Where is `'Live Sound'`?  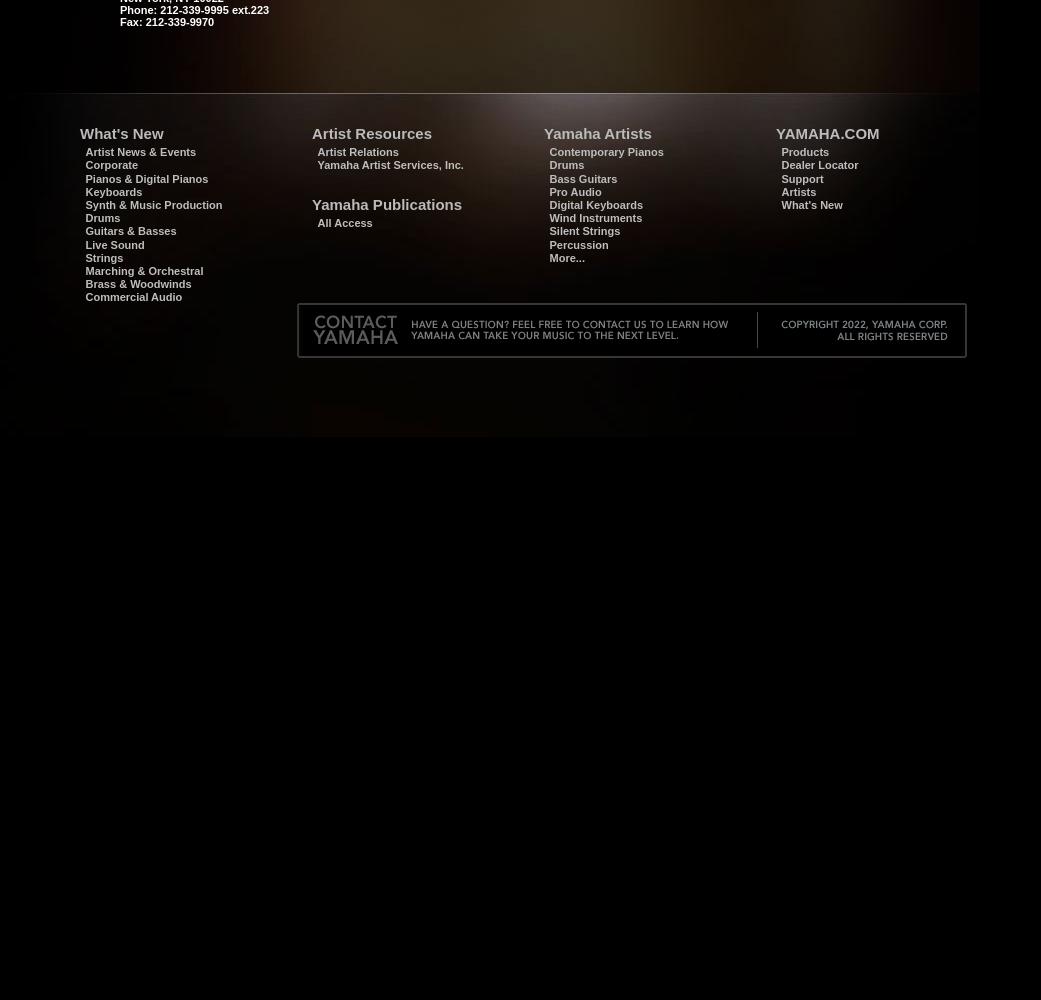 'Live Sound' is located at coordinates (84, 243).